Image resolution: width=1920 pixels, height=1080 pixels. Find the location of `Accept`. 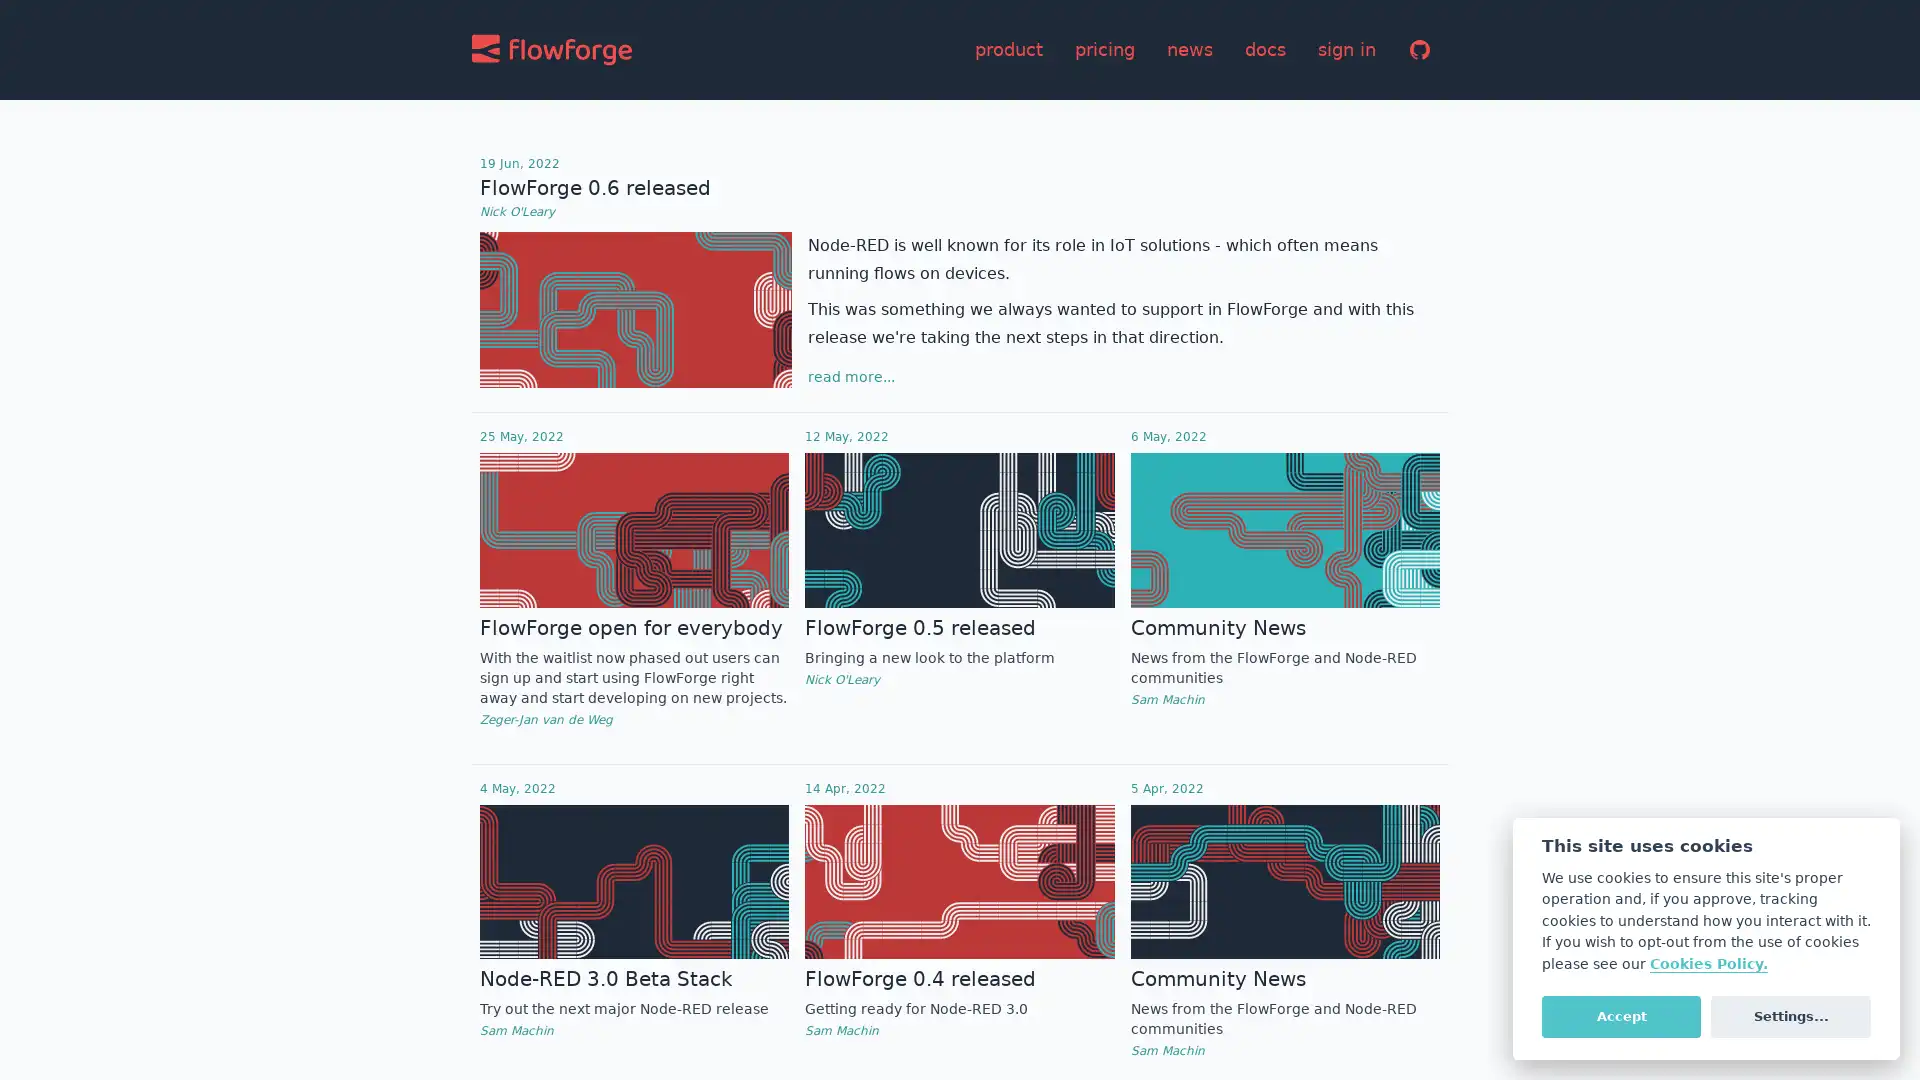

Accept is located at coordinates (1621, 1015).